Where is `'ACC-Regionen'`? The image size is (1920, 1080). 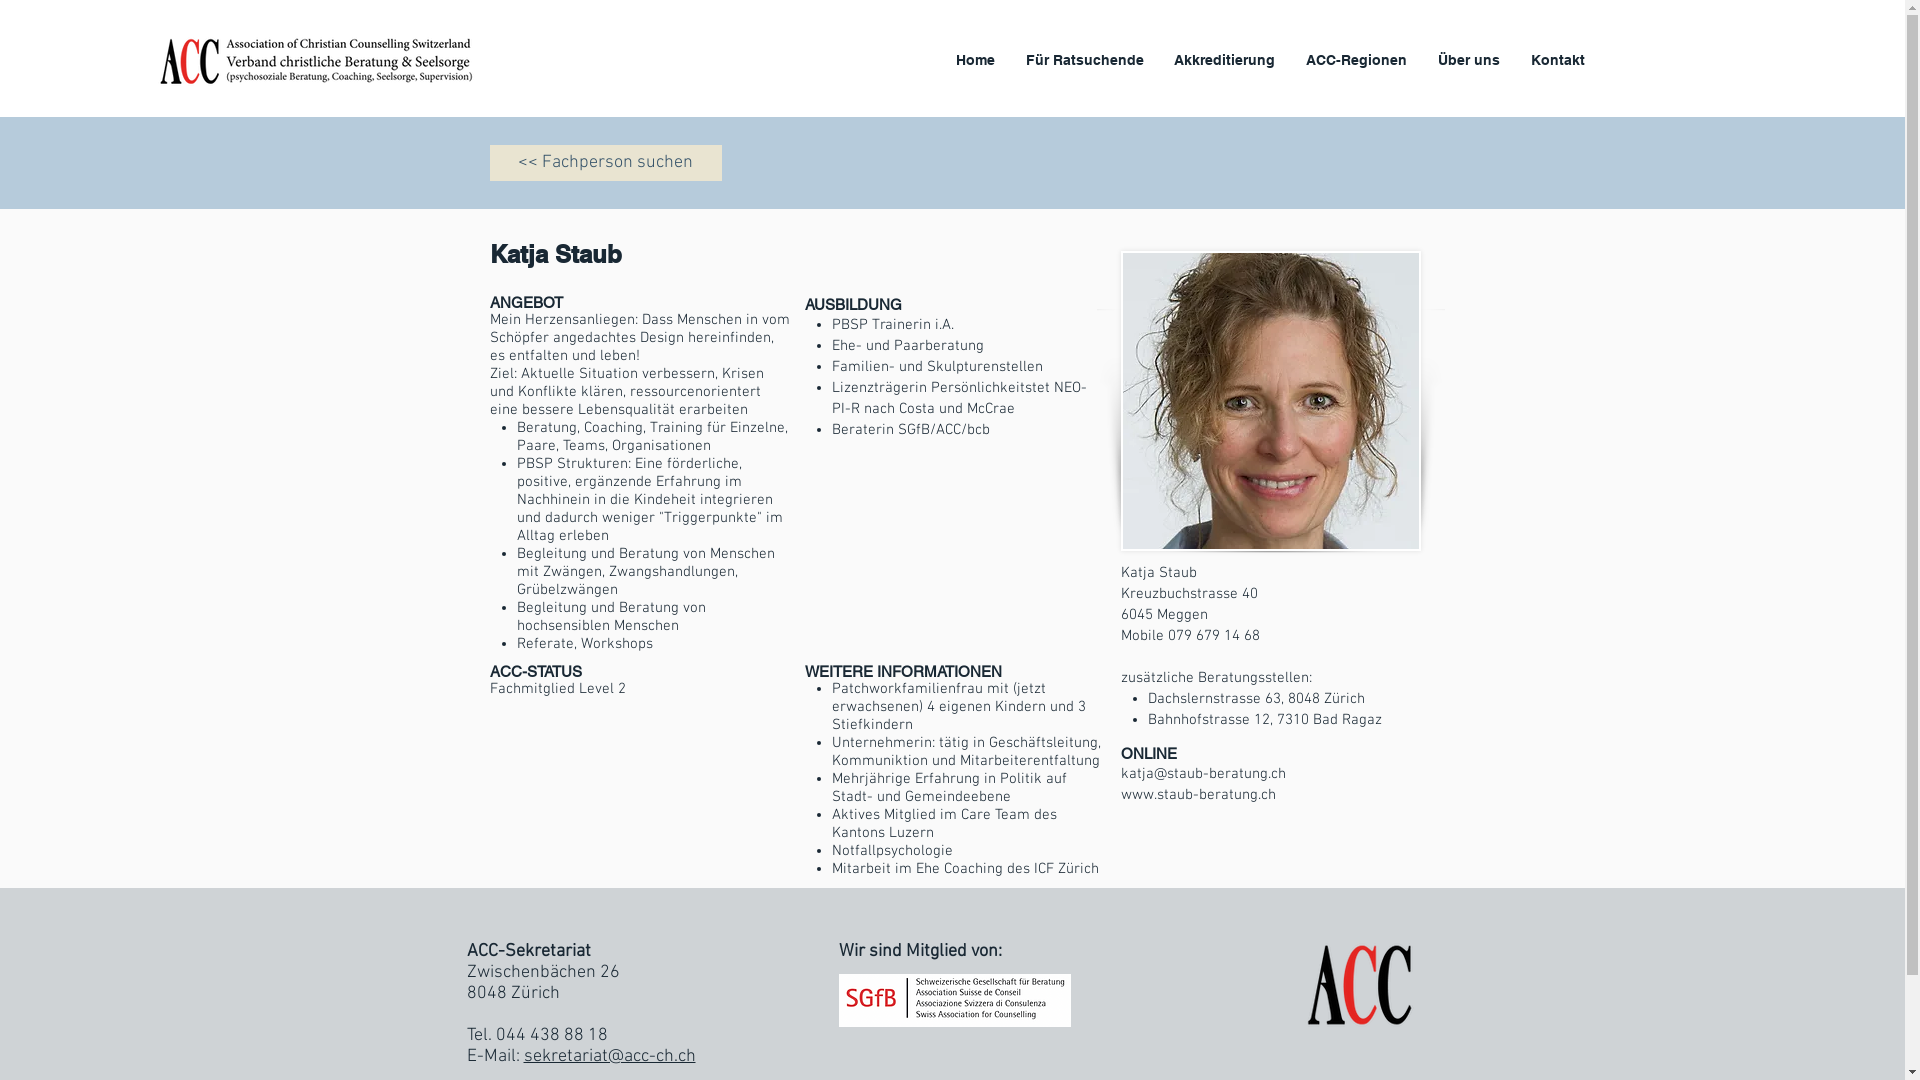
'ACC-Regionen' is located at coordinates (1357, 59).